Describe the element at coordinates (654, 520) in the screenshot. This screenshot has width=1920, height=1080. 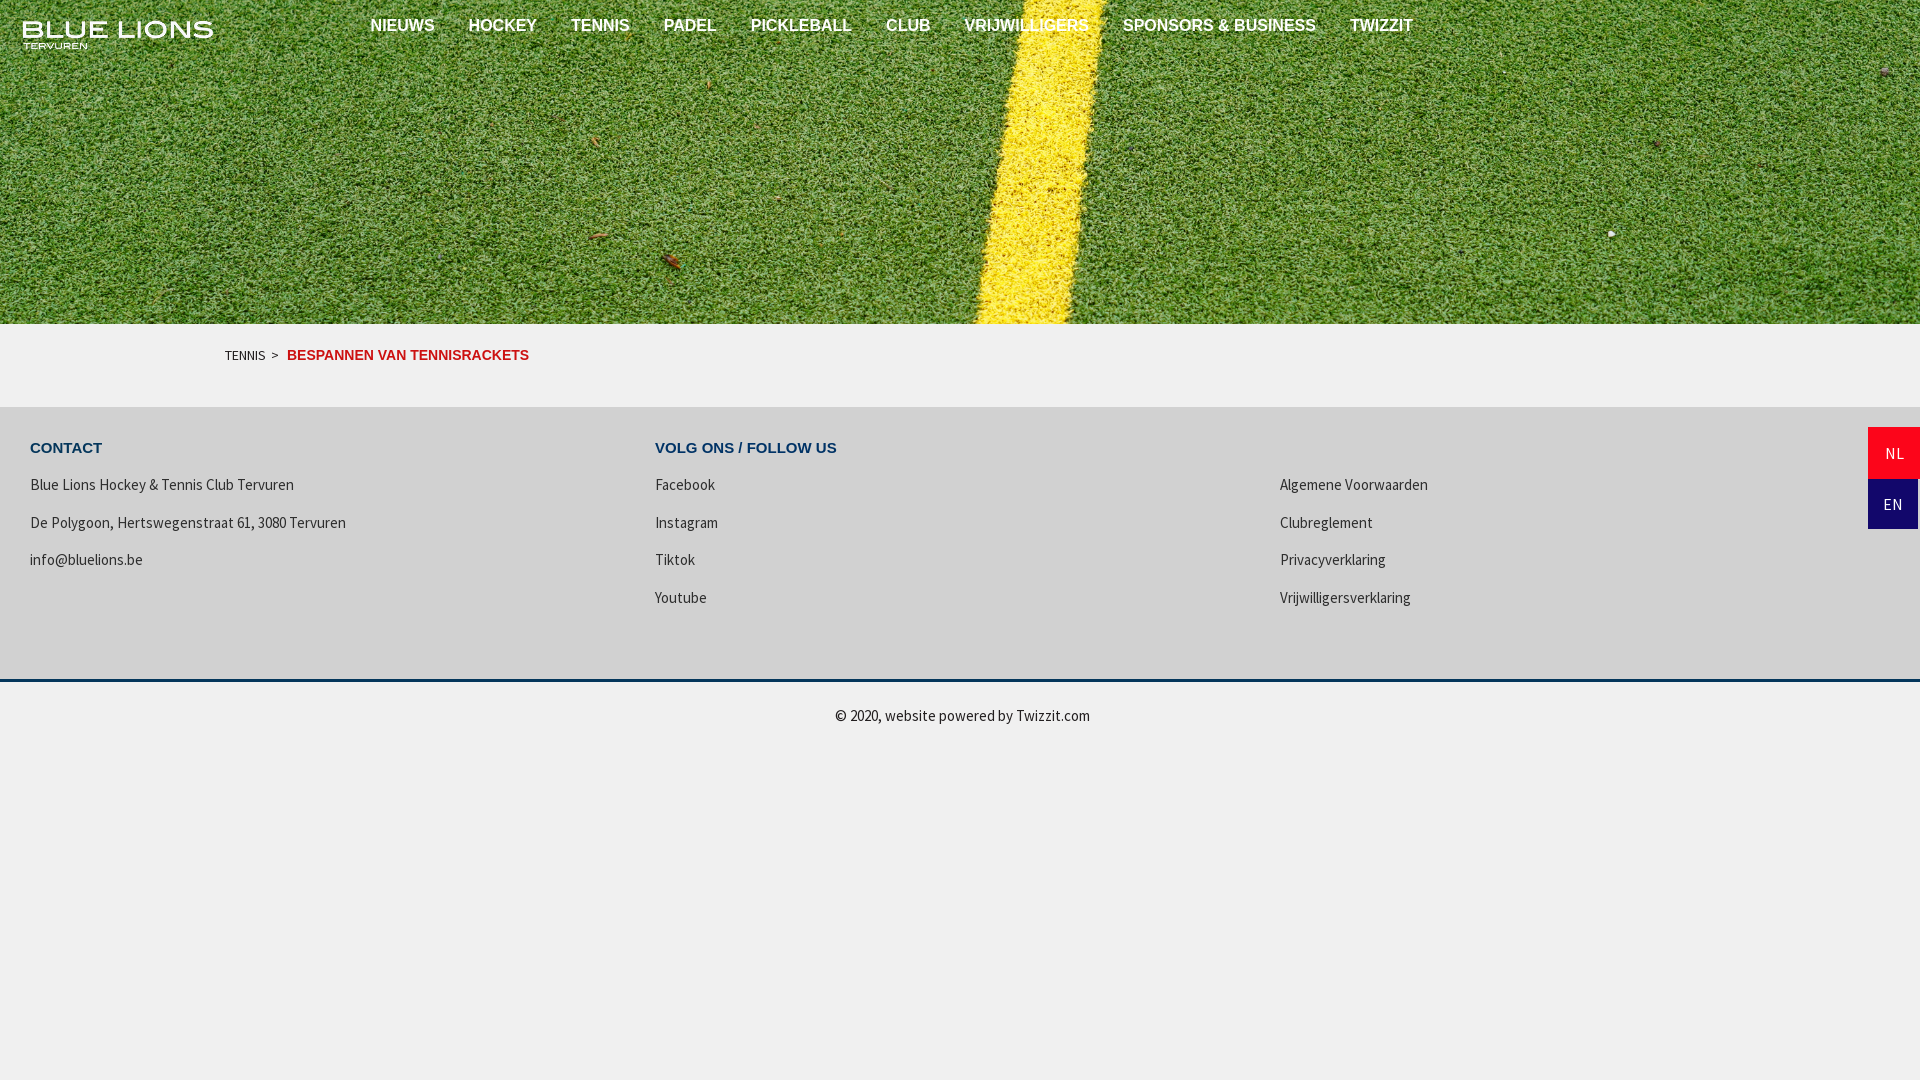
I see `'Instagram'` at that location.